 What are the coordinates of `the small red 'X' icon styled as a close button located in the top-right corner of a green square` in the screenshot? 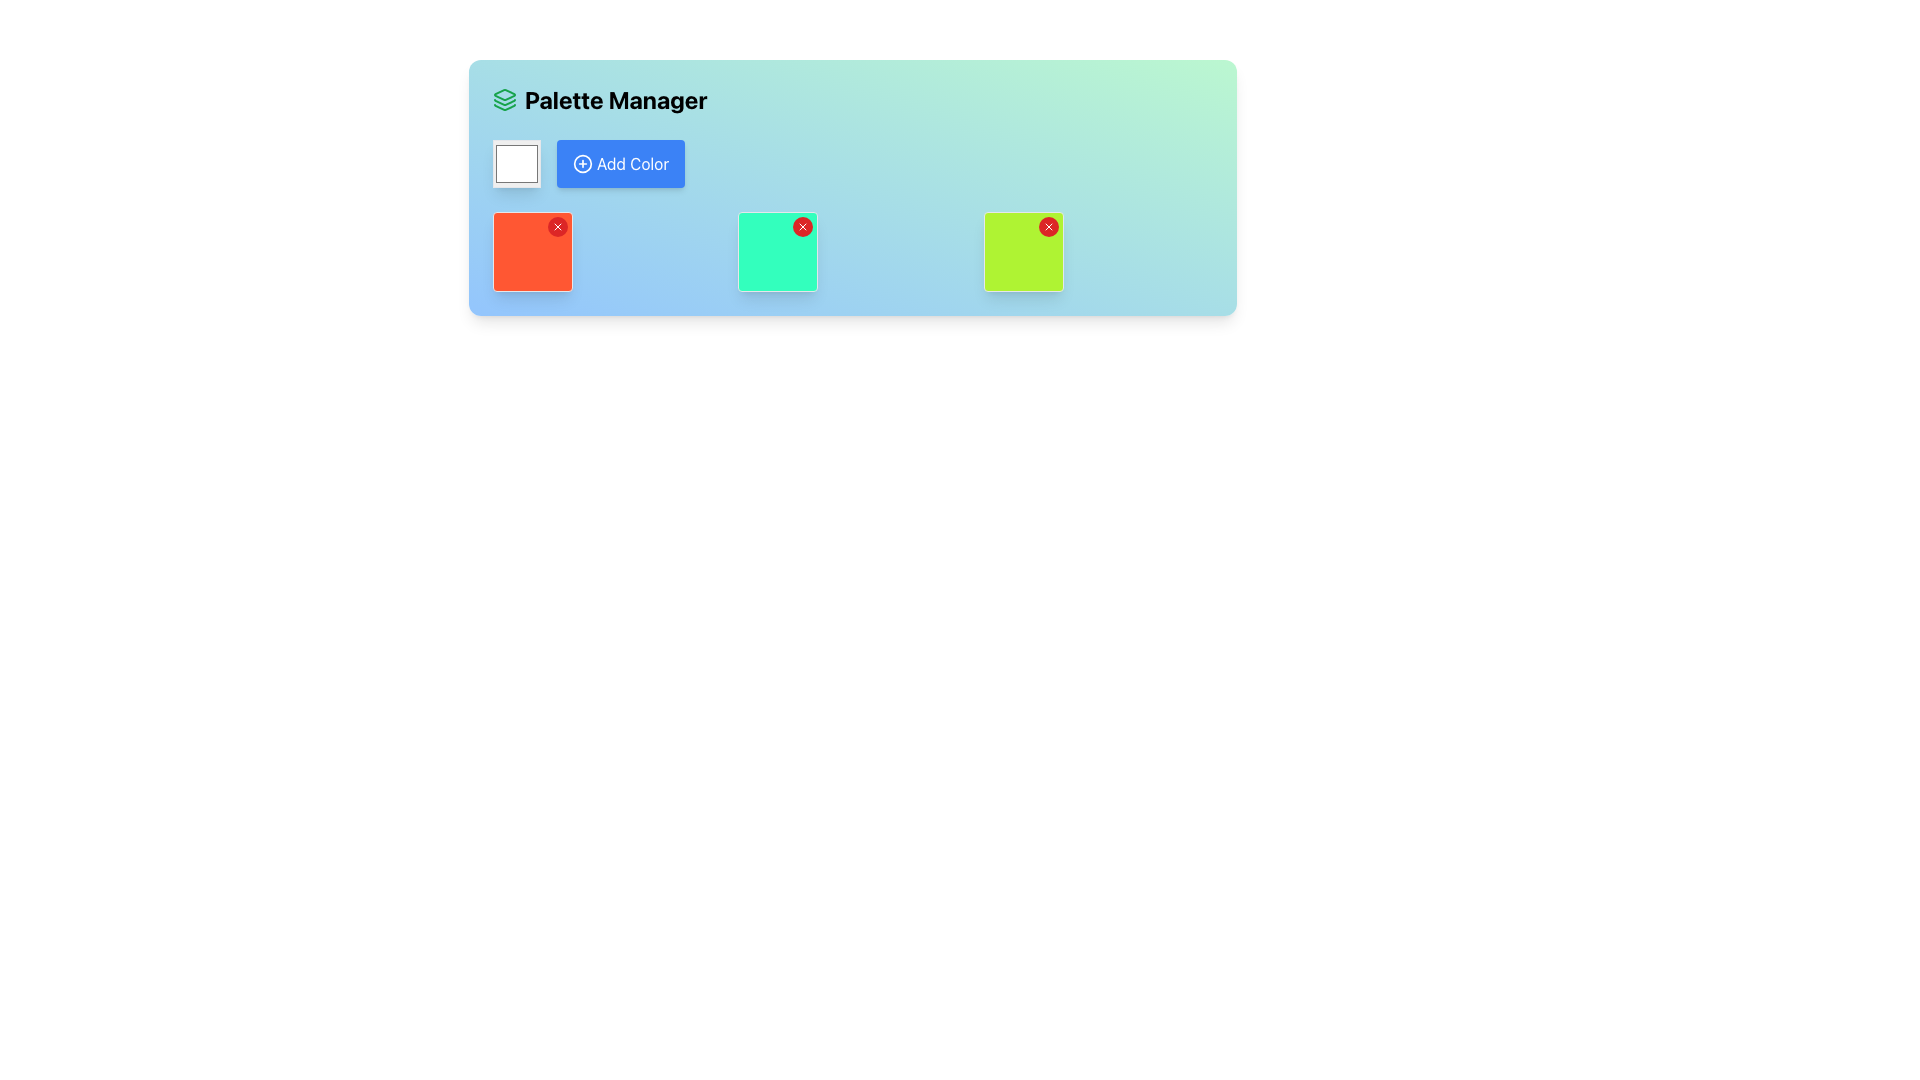 It's located at (557, 226).